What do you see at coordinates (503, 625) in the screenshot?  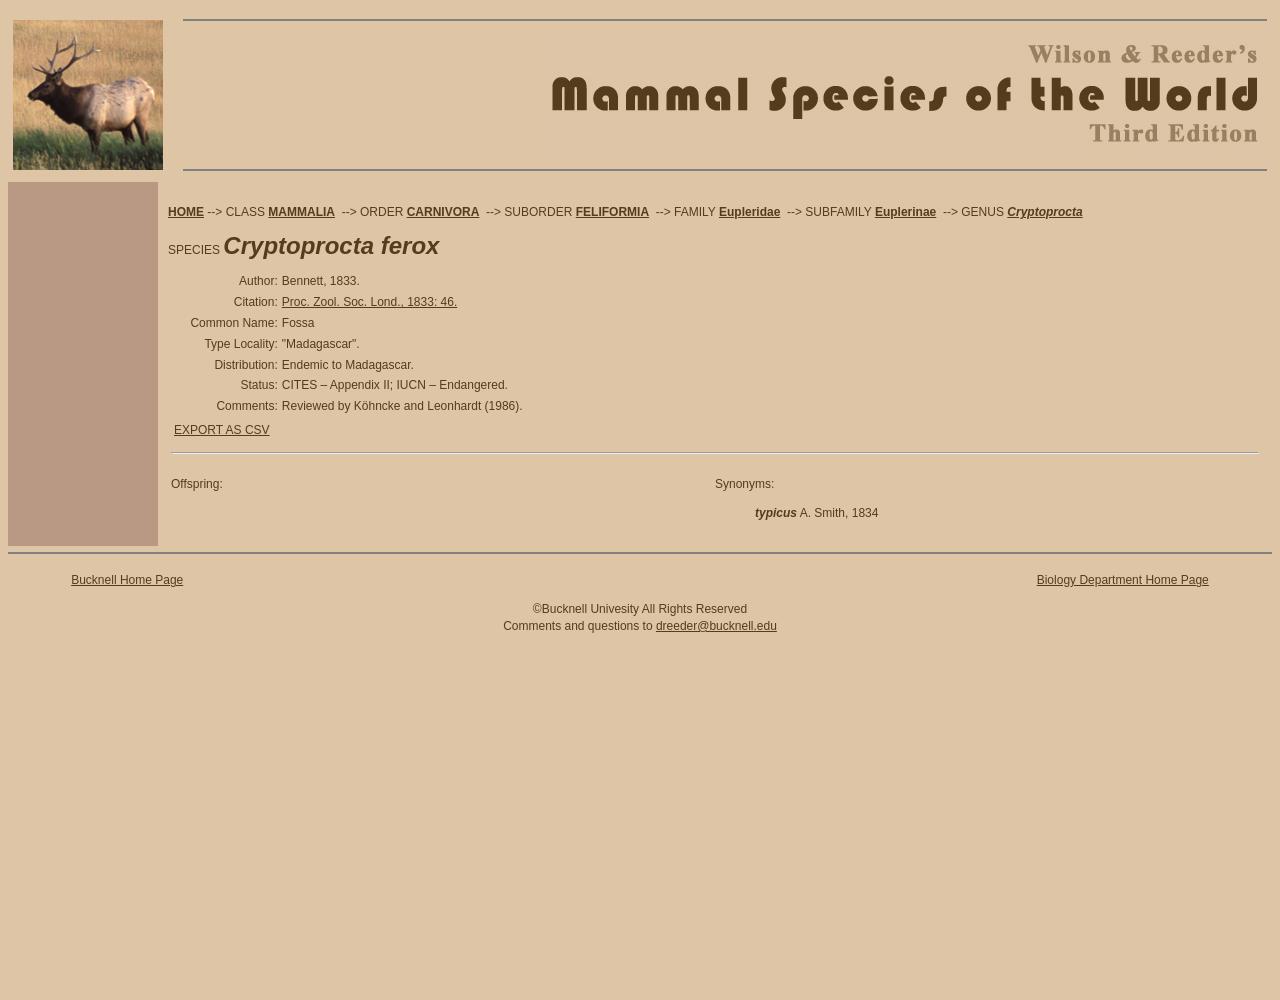 I see `'Comments and questions to'` at bounding box center [503, 625].